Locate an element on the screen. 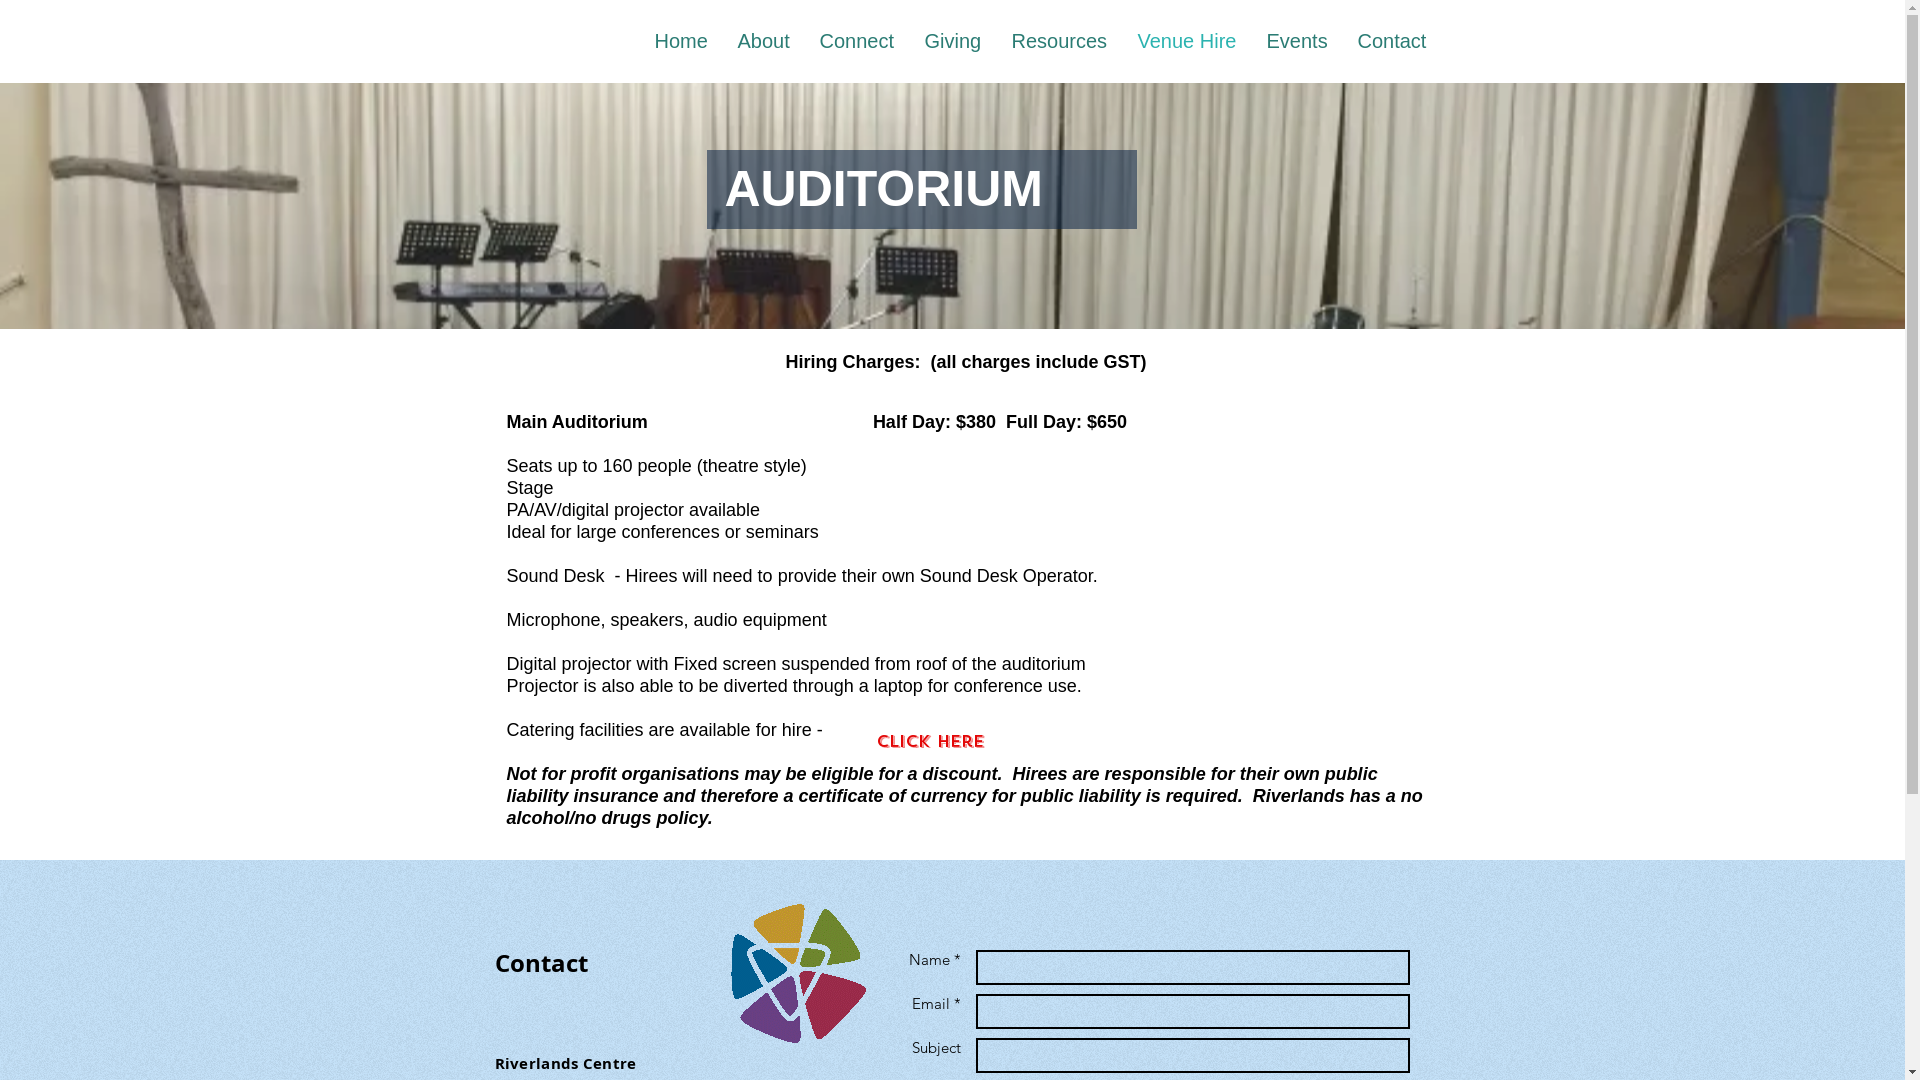 The width and height of the screenshot is (1920, 1080). 'Click Here' is located at coordinates (928, 741).